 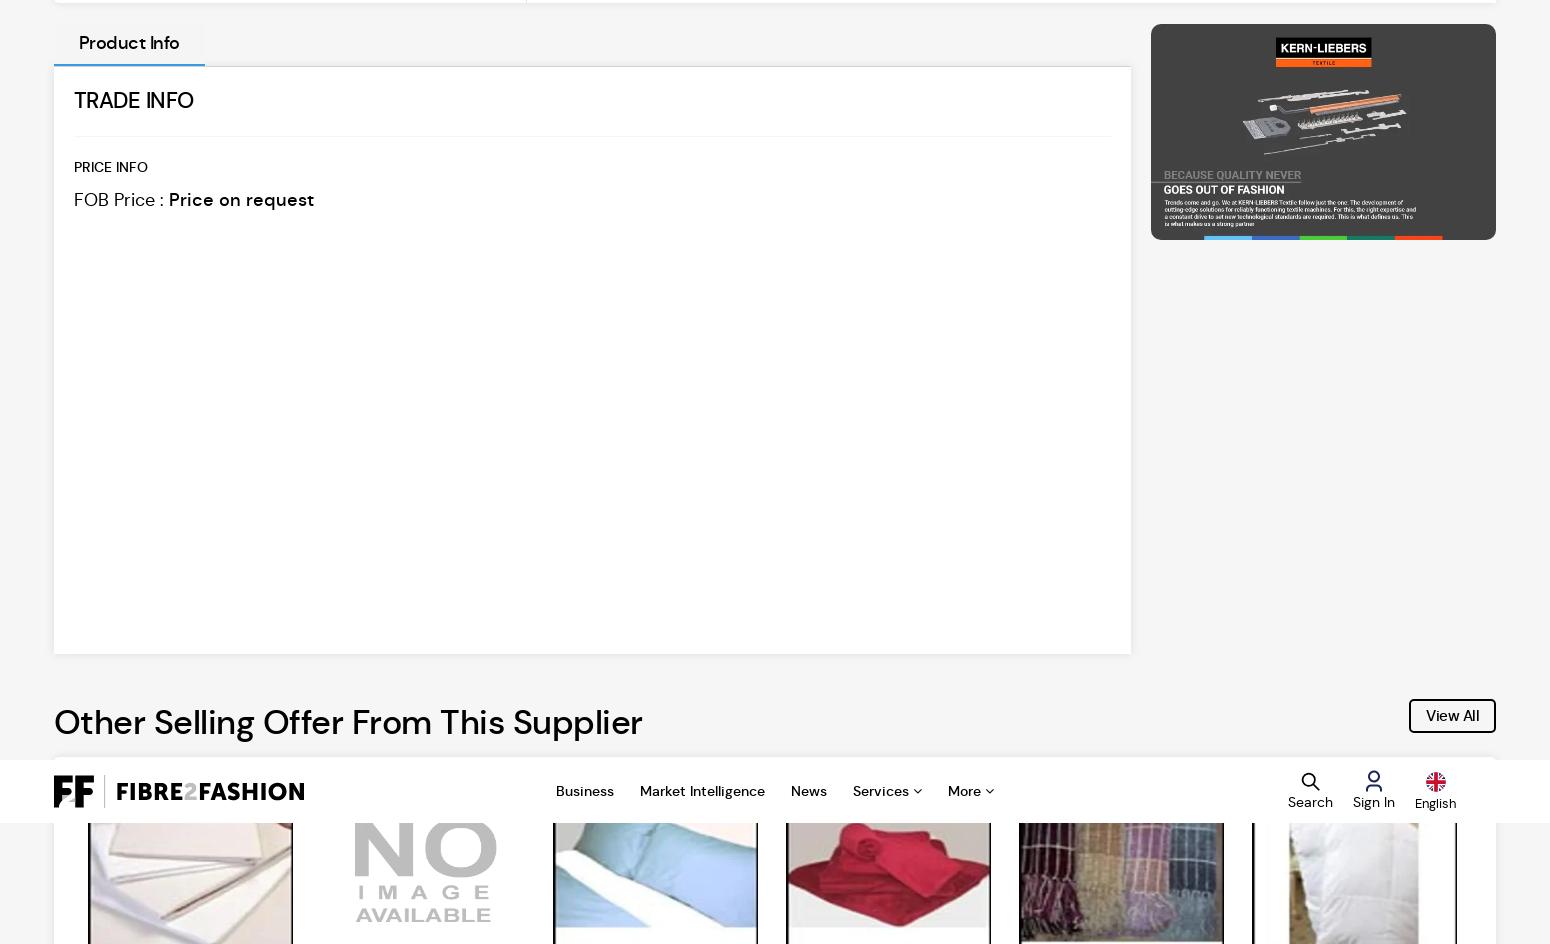 I want to click on 'Buyer Desk', so click(x=1360, y=771).